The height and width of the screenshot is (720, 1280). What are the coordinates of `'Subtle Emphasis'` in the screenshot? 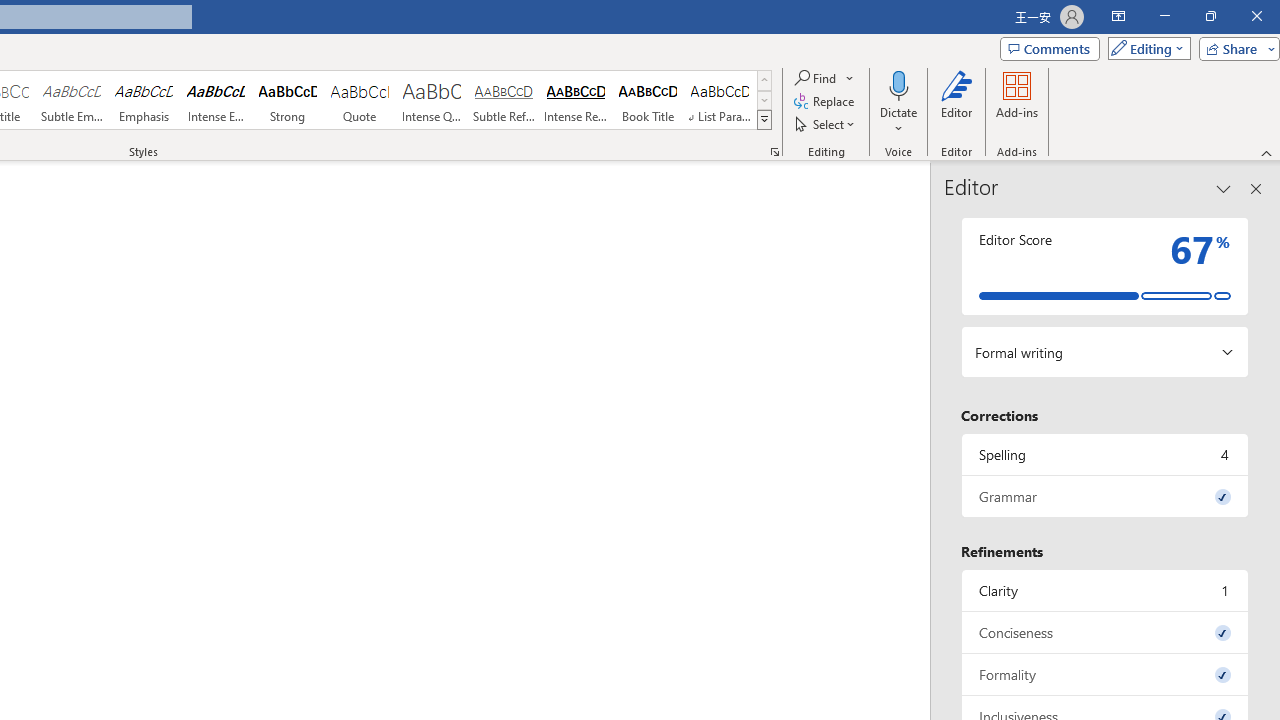 It's located at (71, 100).